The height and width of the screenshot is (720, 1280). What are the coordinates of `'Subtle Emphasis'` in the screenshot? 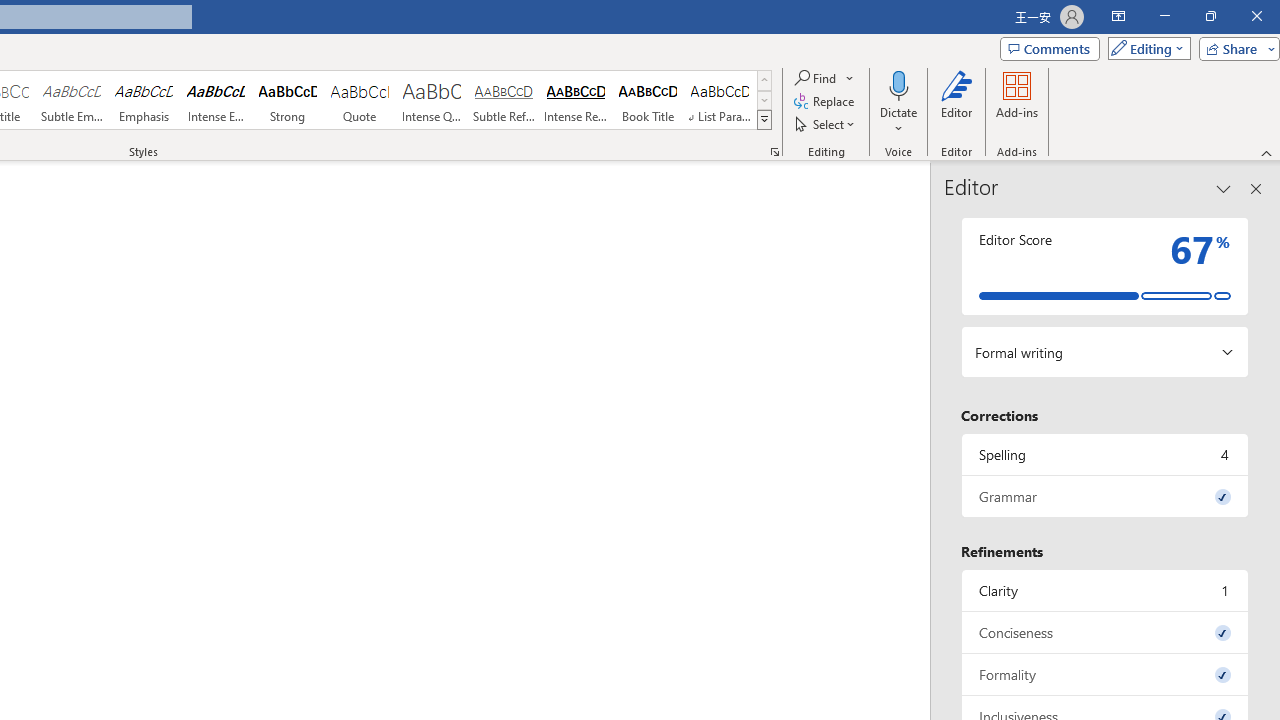 It's located at (71, 100).